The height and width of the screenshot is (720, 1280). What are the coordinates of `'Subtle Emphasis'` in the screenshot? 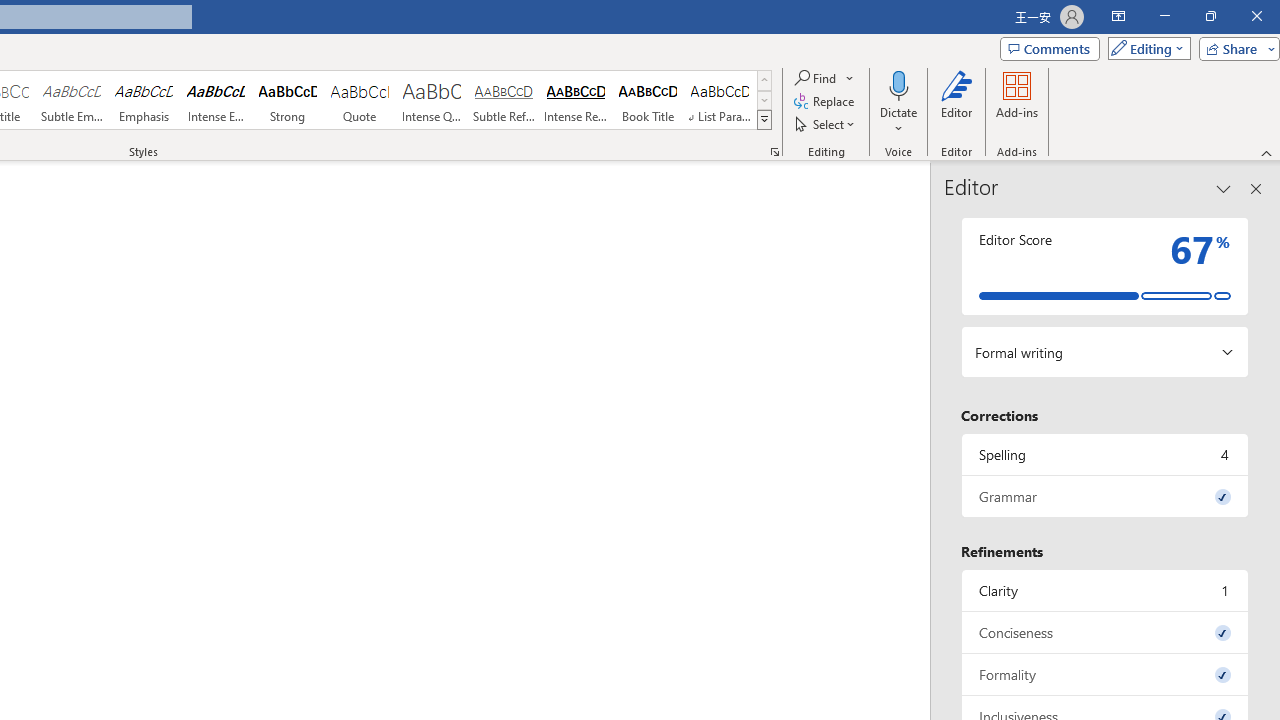 It's located at (71, 100).